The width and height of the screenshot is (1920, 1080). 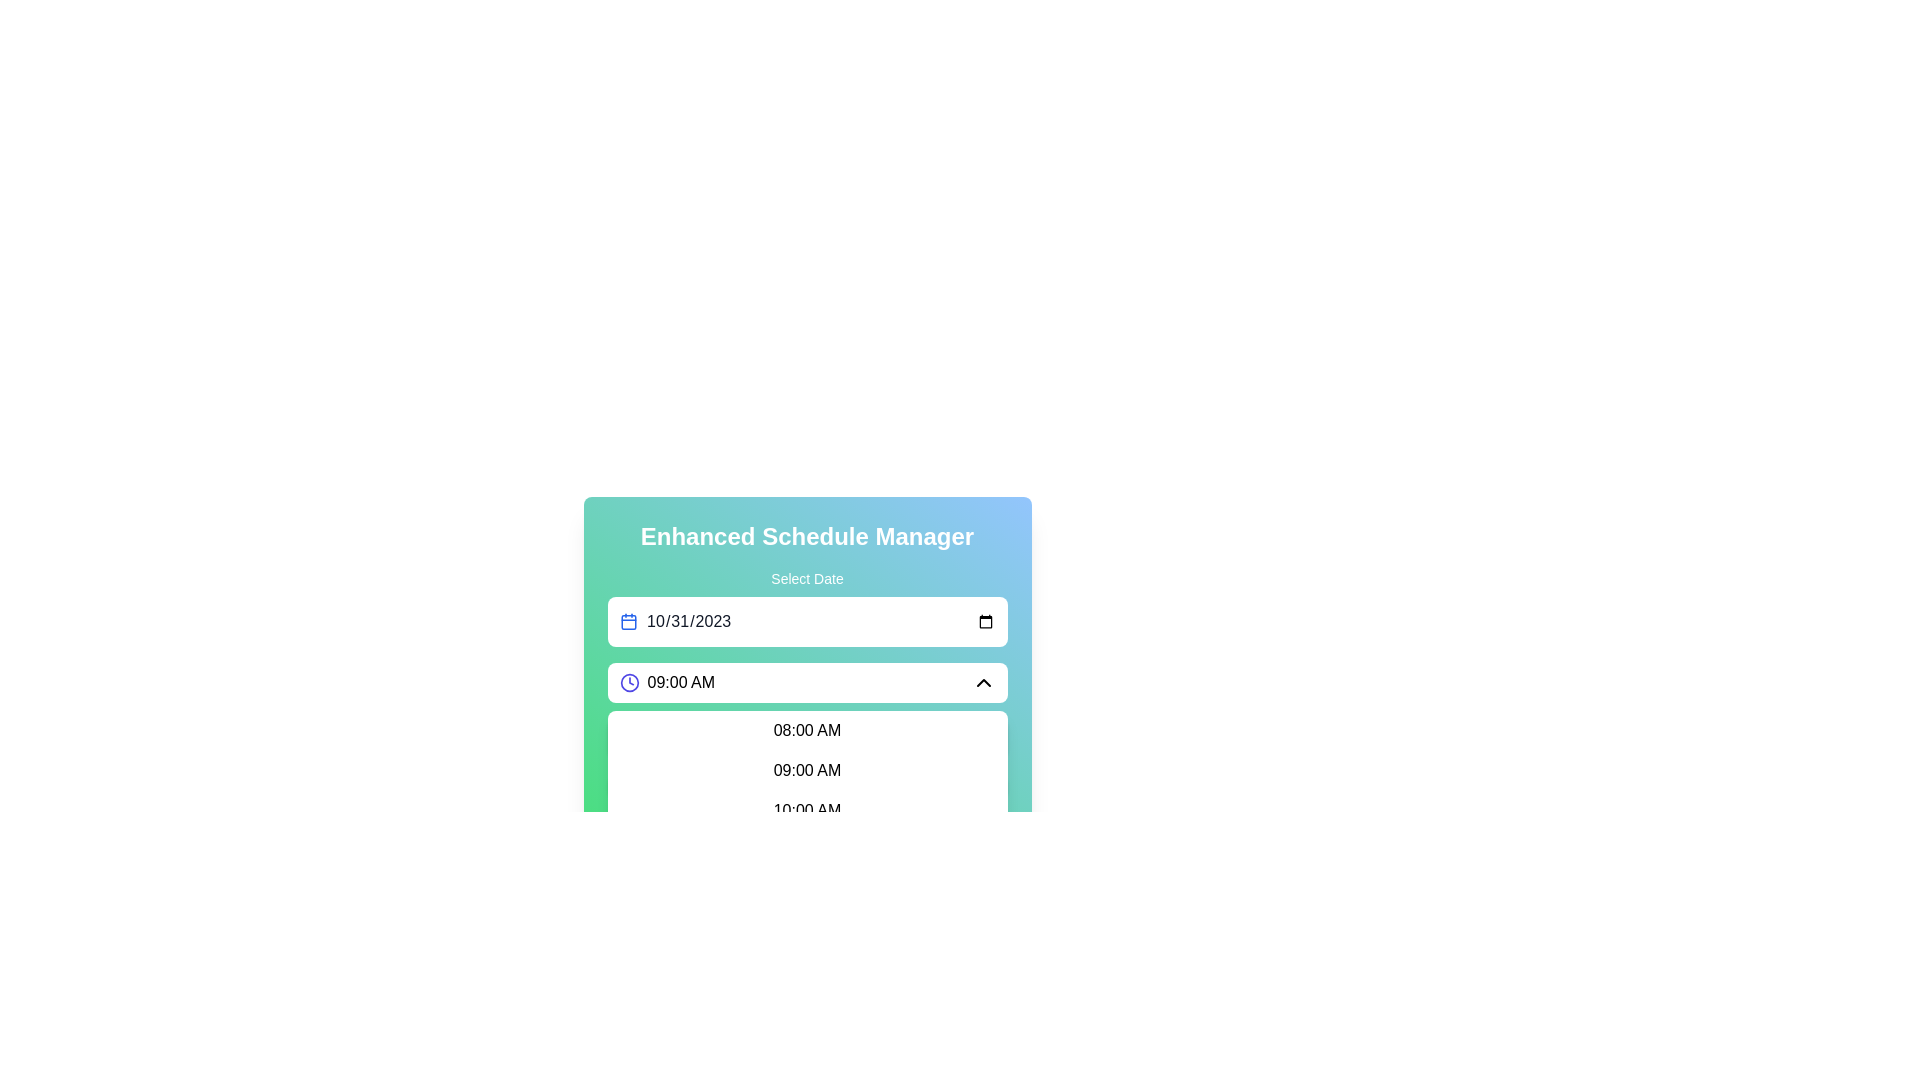 What do you see at coordinates (628, 681) in the screenshot?
I see `the clock icon located in the second row of the schedule interface, next to the '09:00 AM' time display` at bounding box center [628, 681].